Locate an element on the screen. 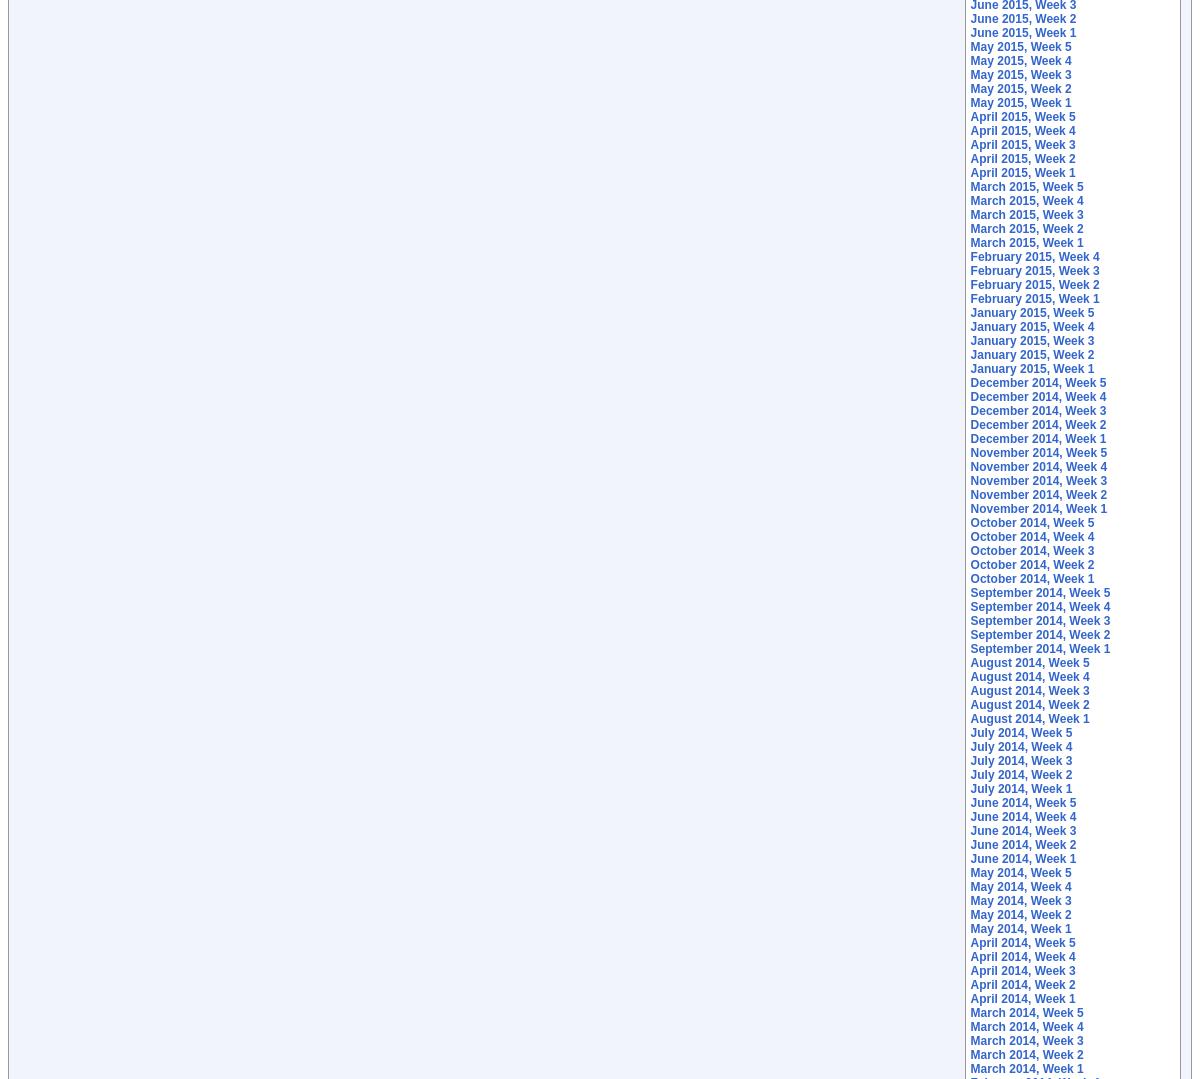 The height and width of the screenshot is (1079, 1200). 'December 2014, Week 5' is located at coordinates (1038, 382).